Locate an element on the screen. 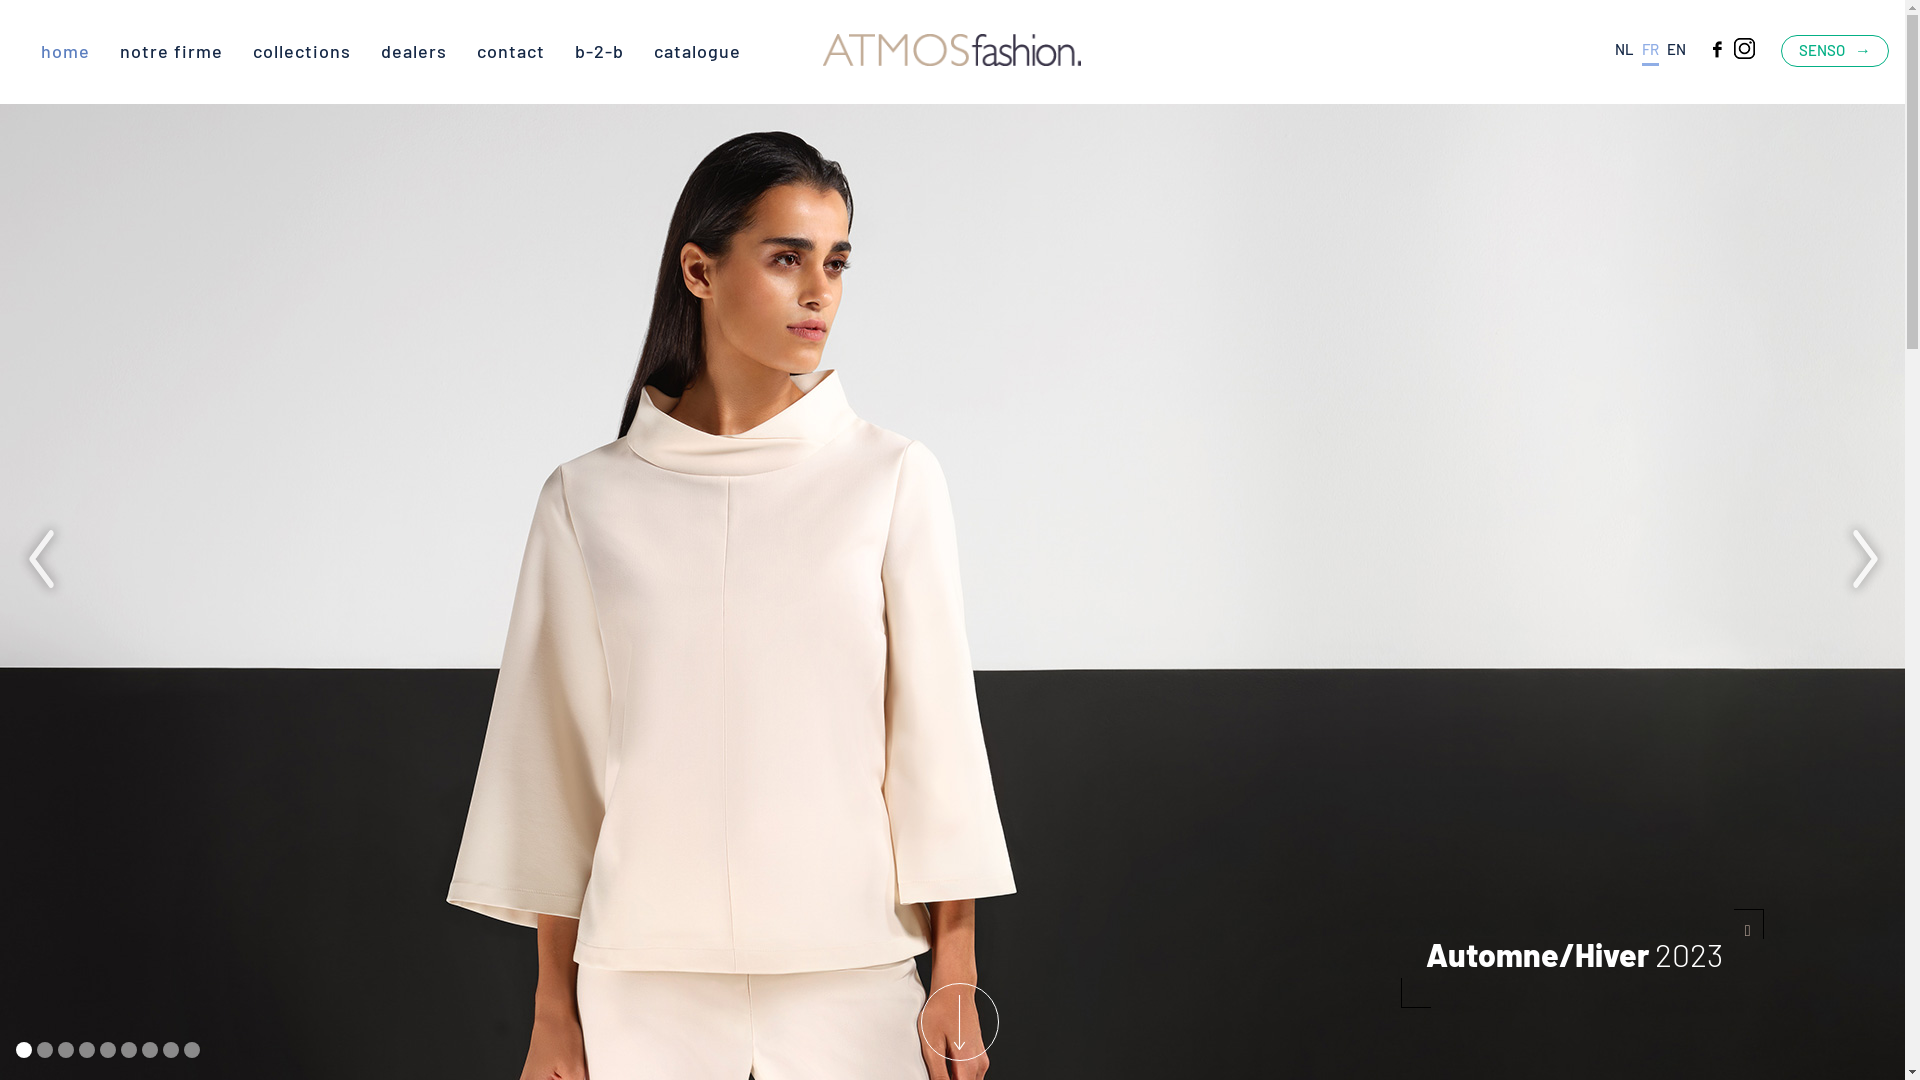  'catalogue' is located at coordinates (697, 49).